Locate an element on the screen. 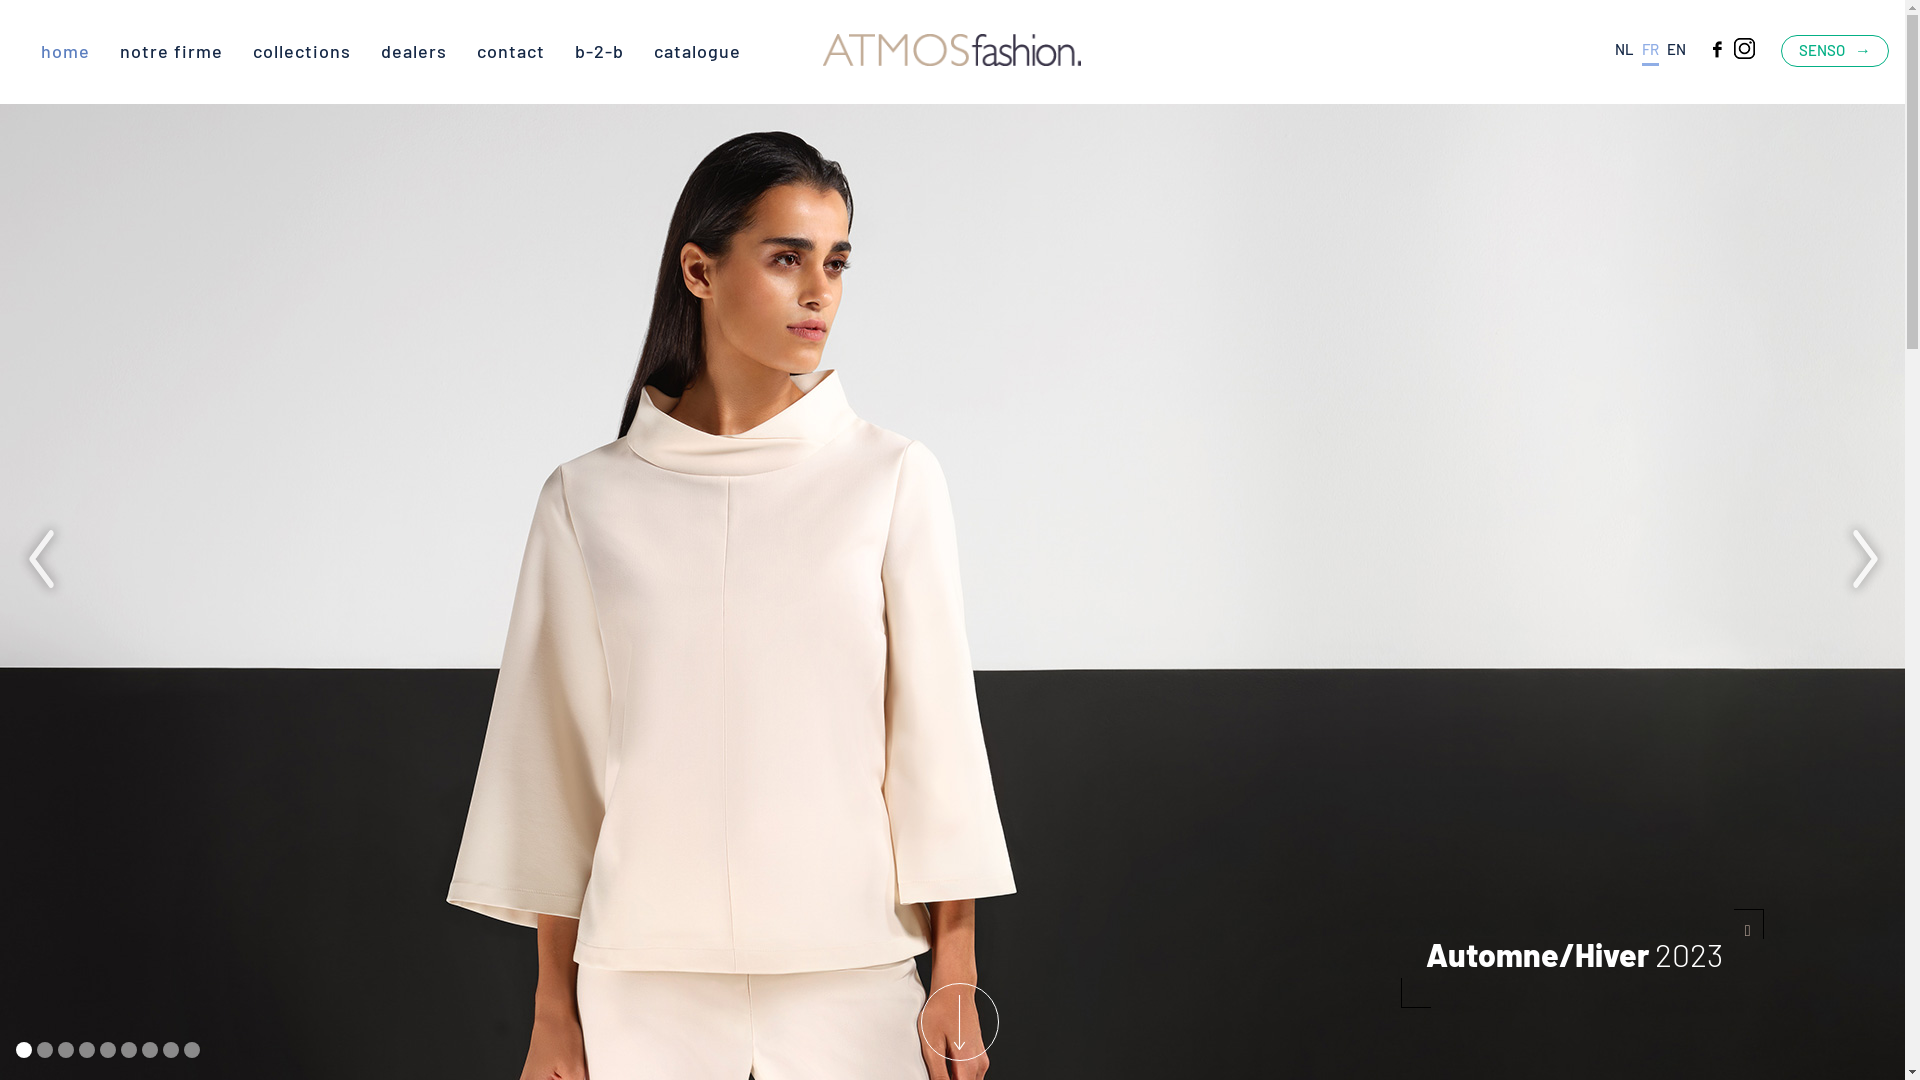  'catalogue' is located at coordinates (697, 49).